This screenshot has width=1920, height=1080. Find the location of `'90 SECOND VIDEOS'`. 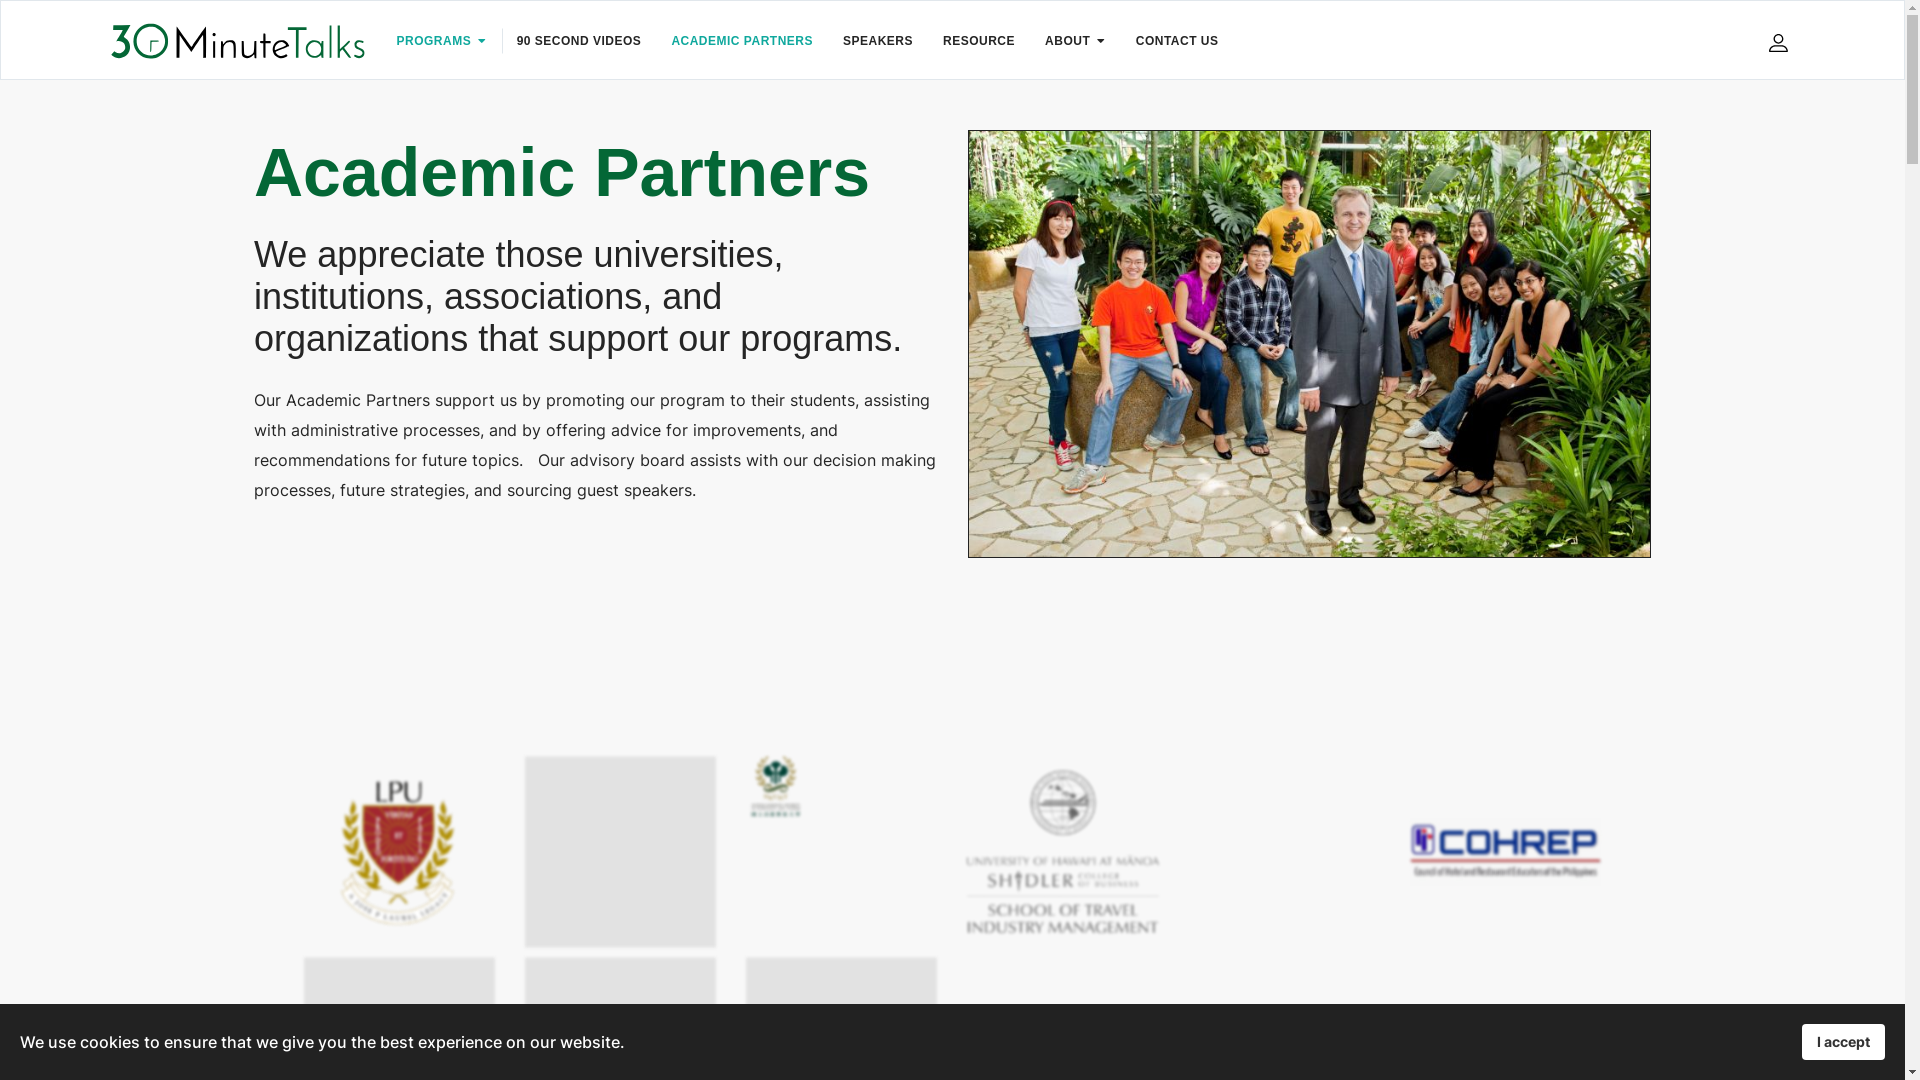

'90 SECOND VIDEOS' is located at coordinates (578, 41).